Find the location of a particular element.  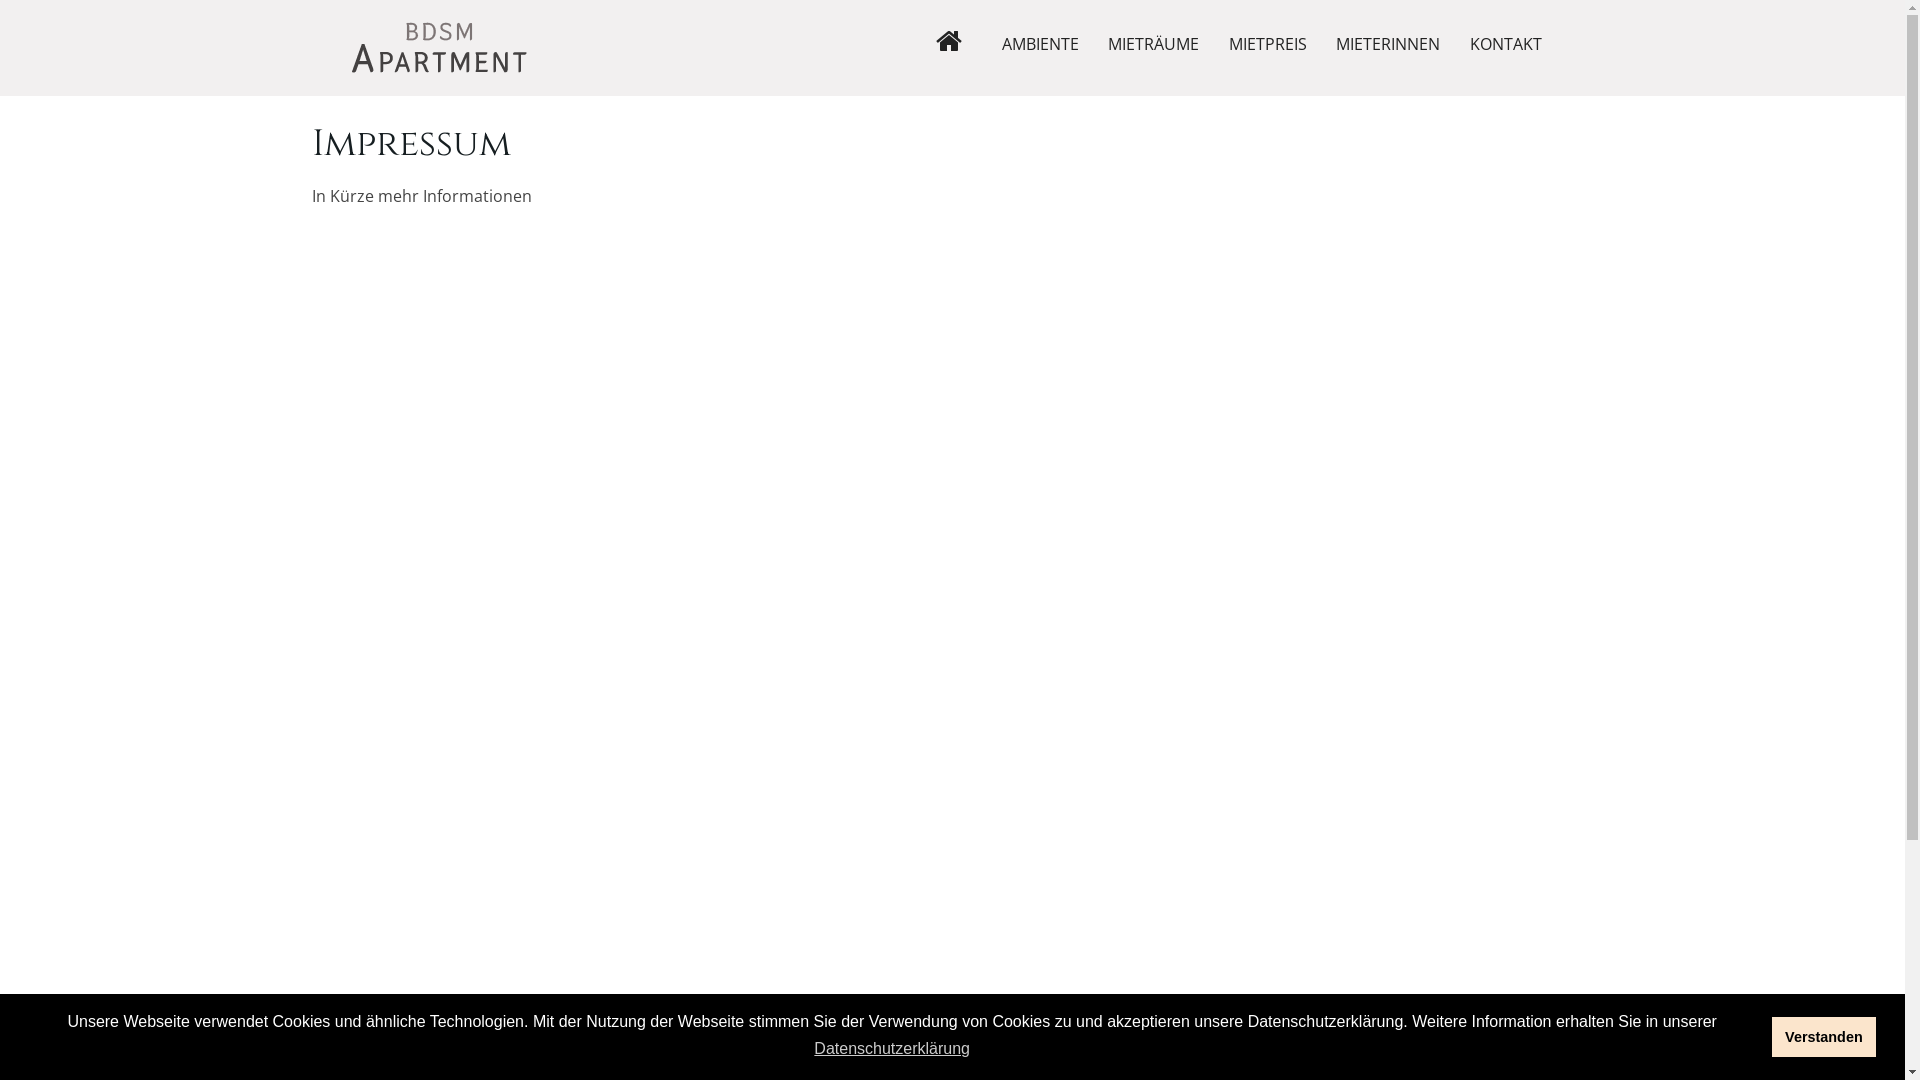

'MIETERINNEN' is located at coordinates (1386, 43).